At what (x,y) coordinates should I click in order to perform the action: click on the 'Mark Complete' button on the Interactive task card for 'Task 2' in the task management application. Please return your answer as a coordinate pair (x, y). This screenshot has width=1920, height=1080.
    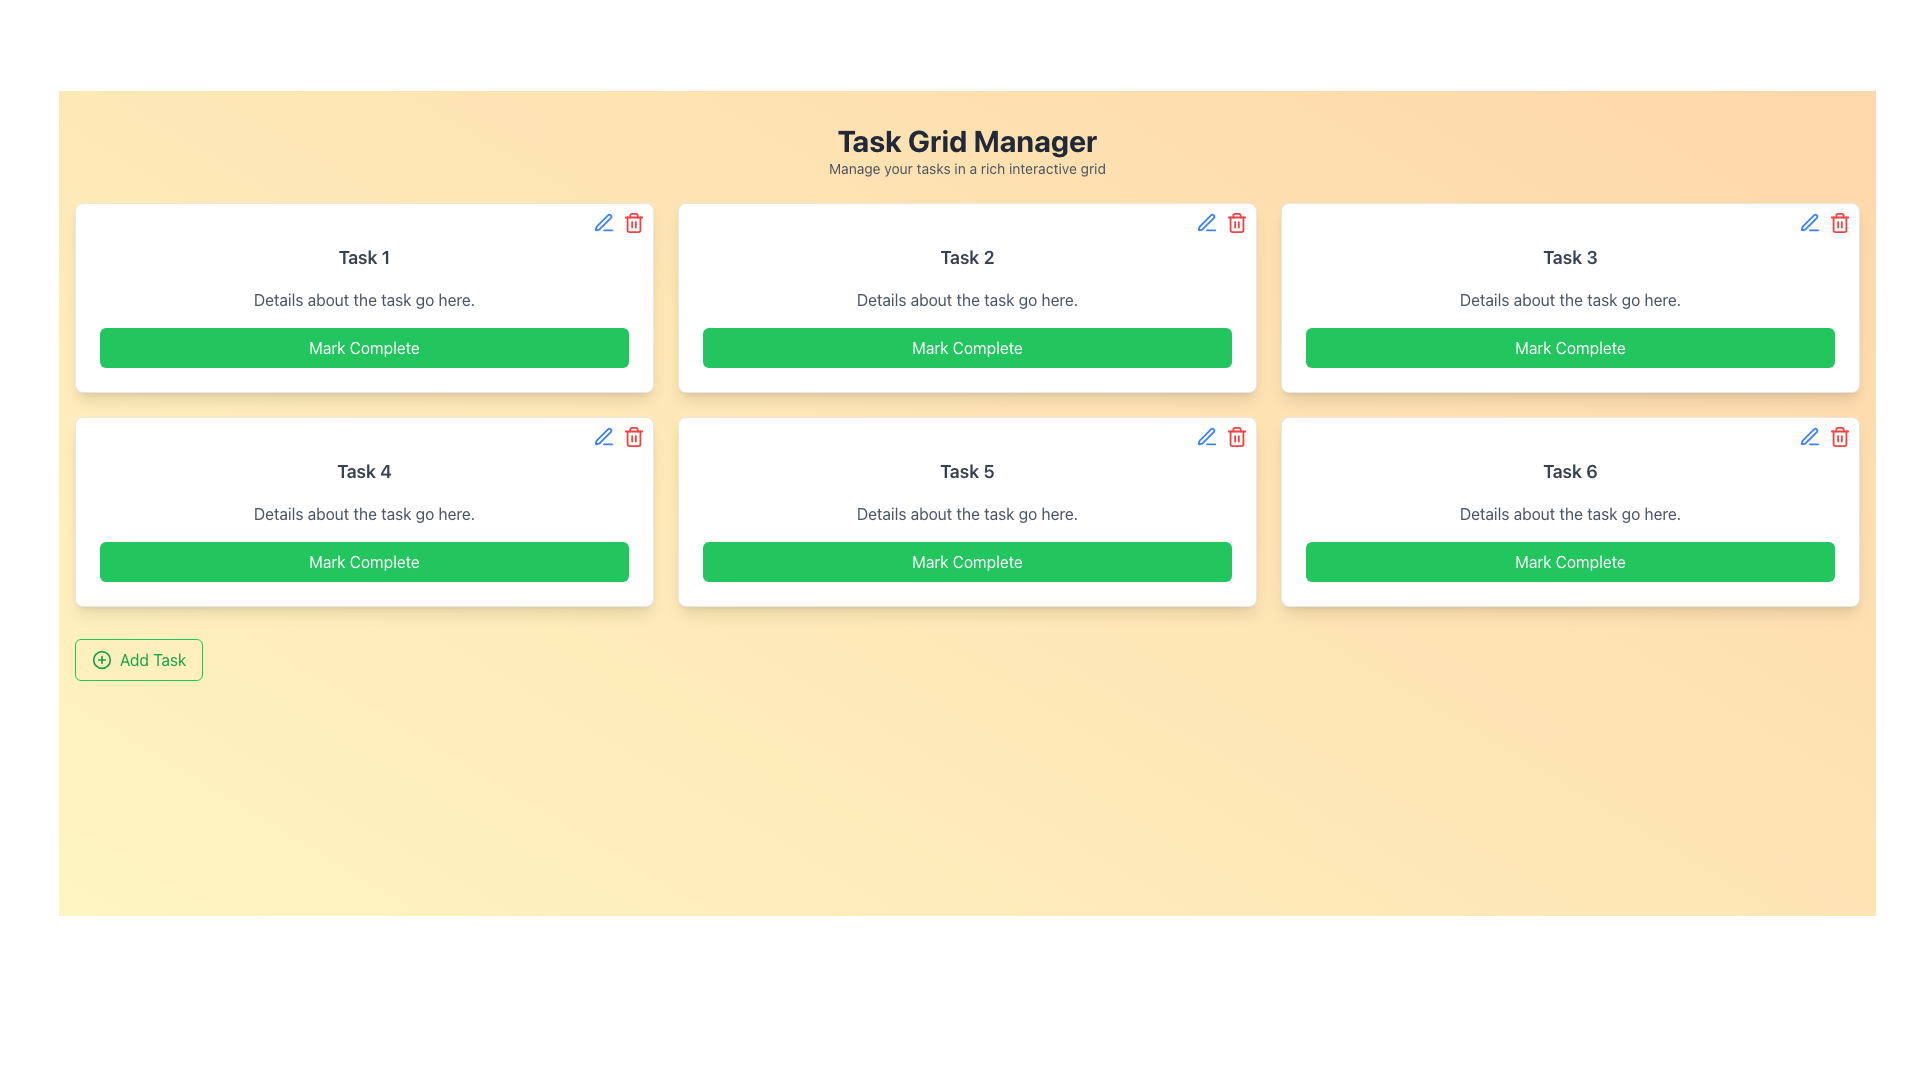
    Looking at the image, I should click on (967, 297).